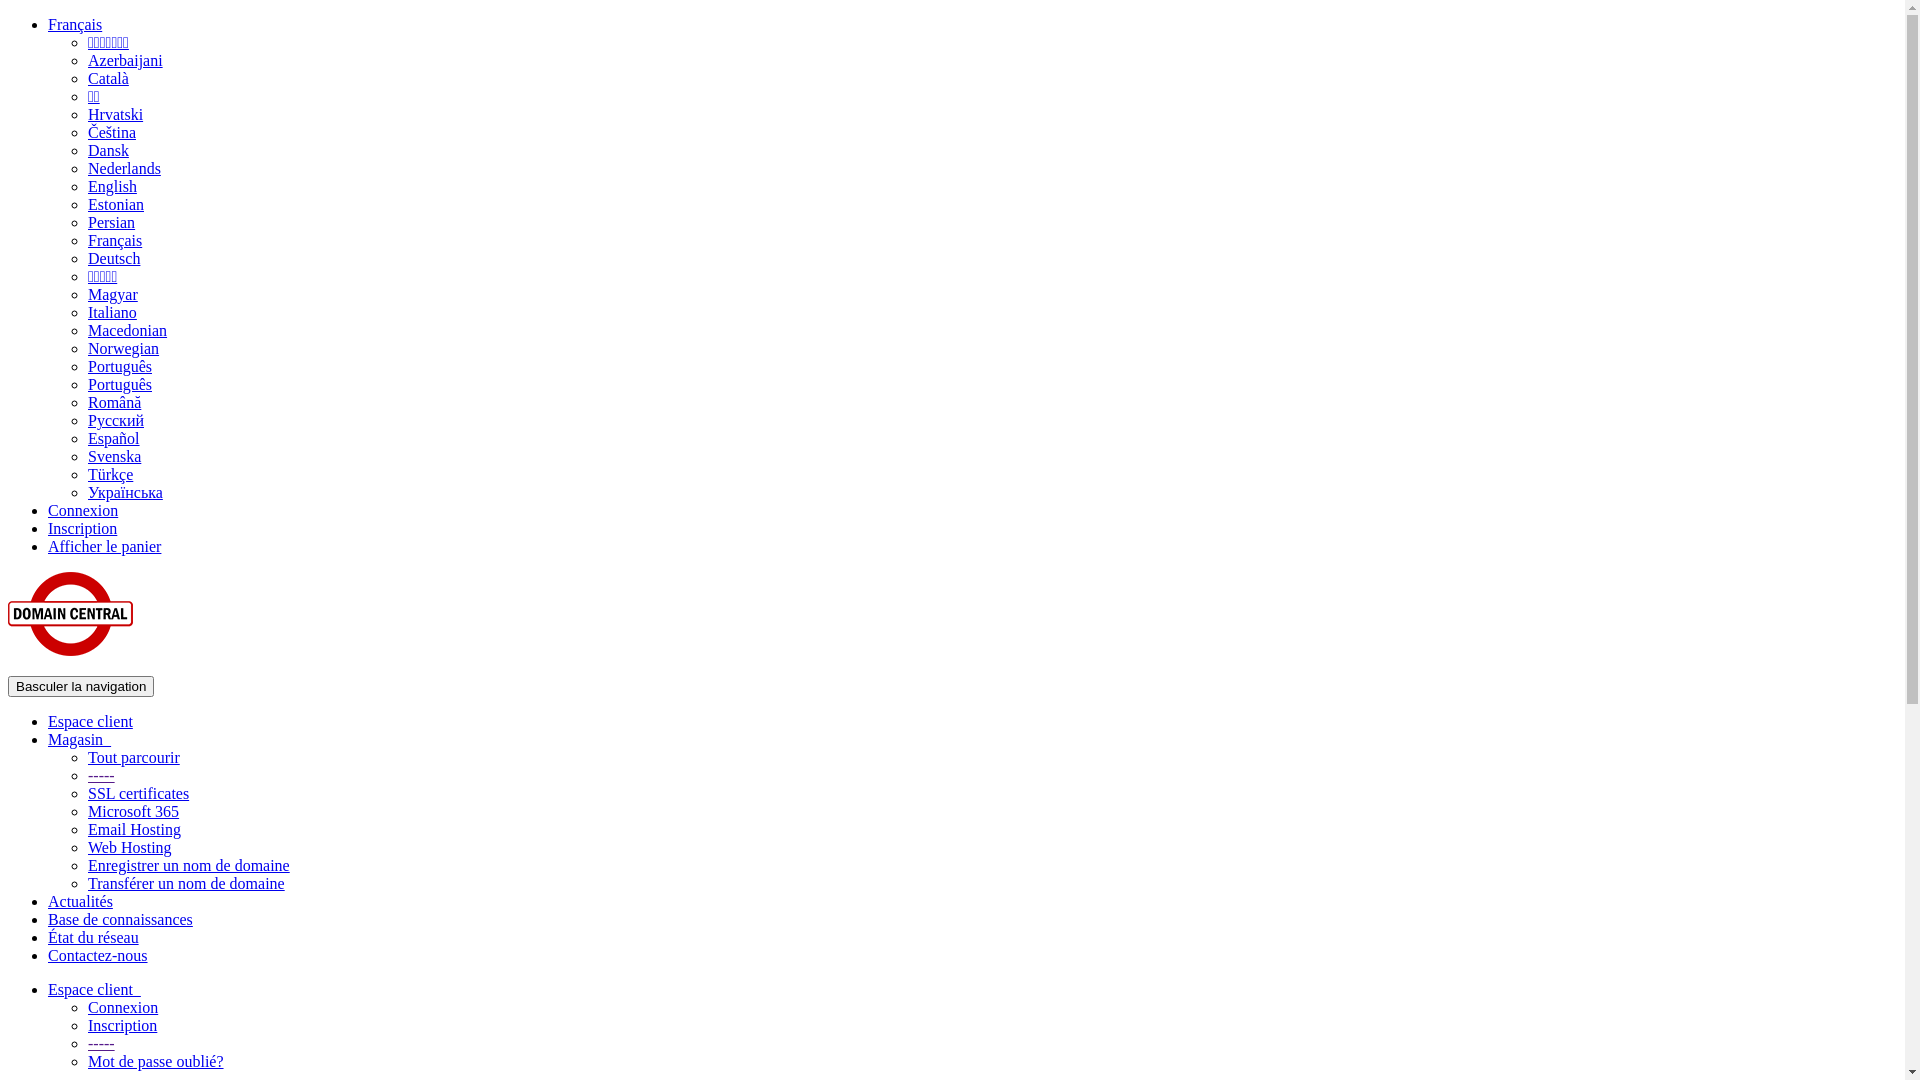 The width and height of the screenshot is (1920, 1080). What do you see at coordinates (110, 222) in the screenshot?
I see `'Persian'` at bounding box center [110, 222].